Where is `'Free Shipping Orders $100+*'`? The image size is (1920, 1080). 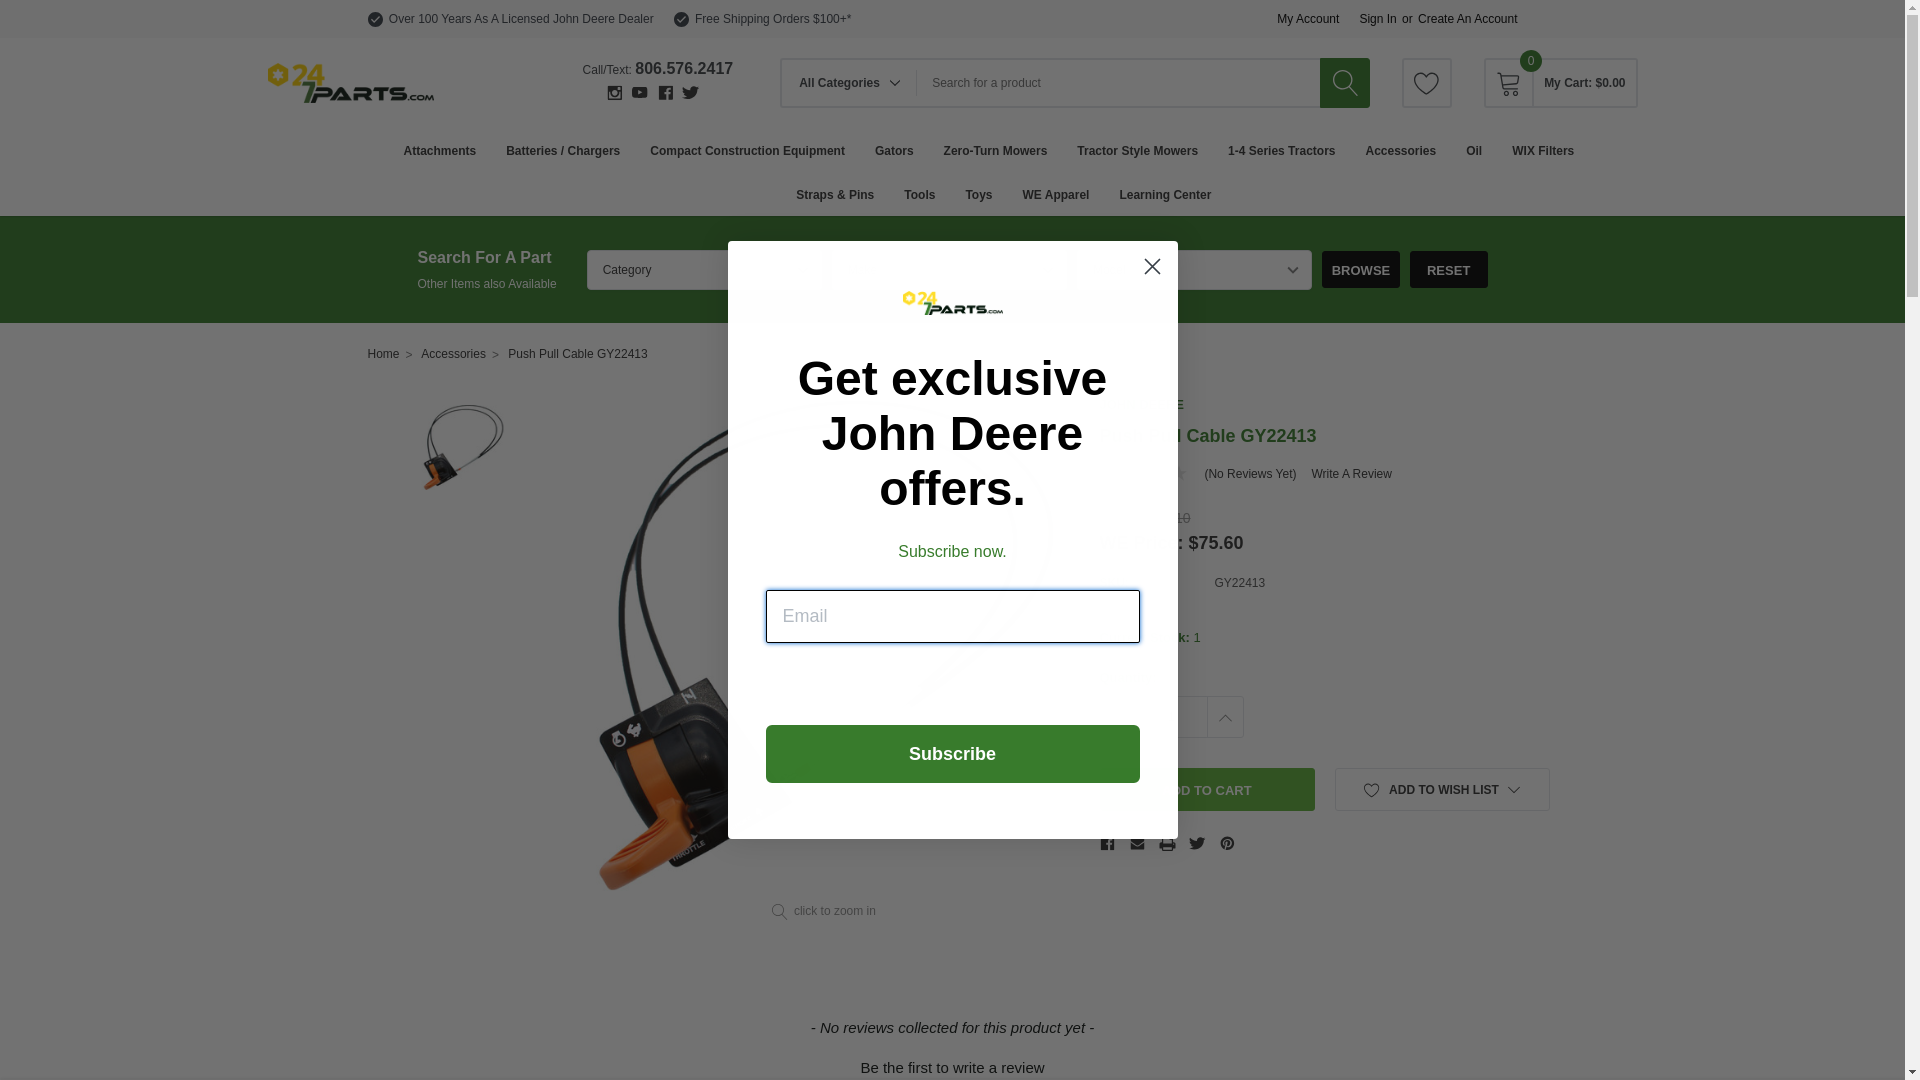 'Free Shipping Orders $100+*' is located at coordinates (771, 19).